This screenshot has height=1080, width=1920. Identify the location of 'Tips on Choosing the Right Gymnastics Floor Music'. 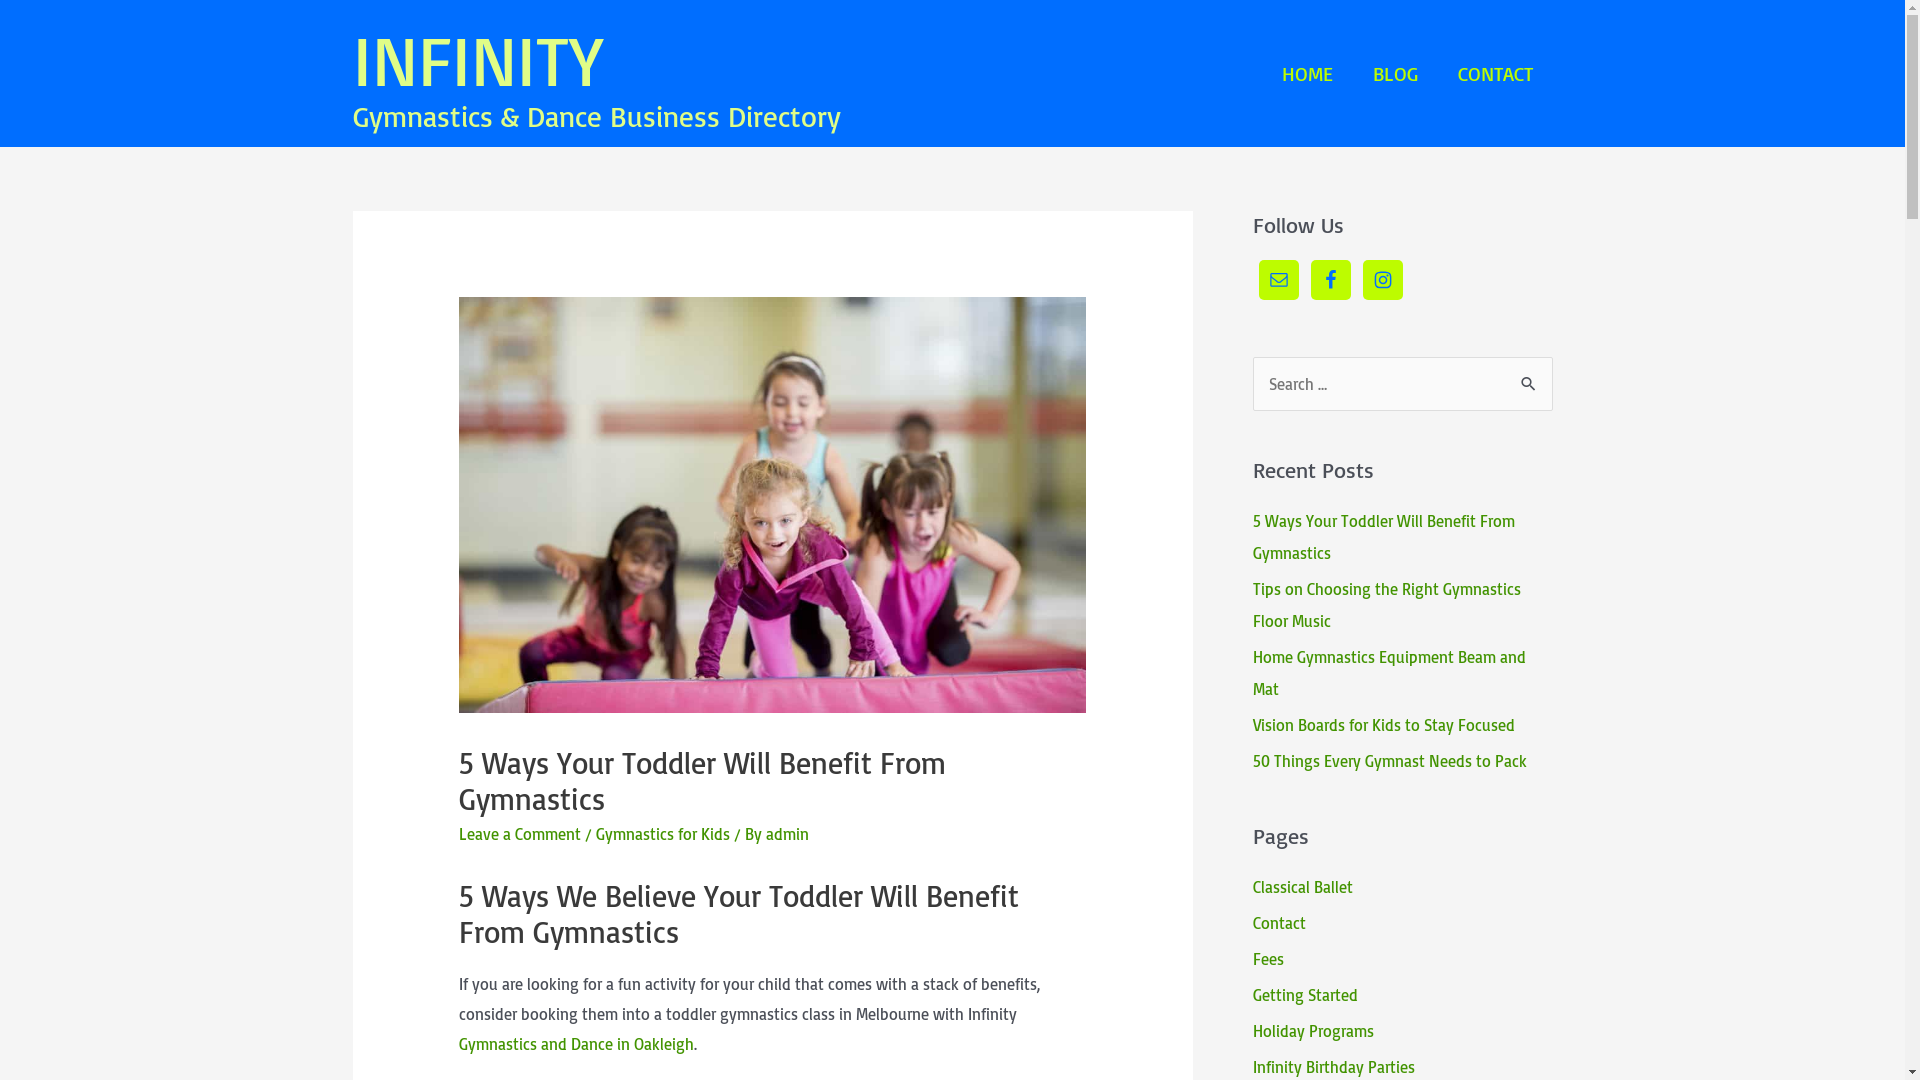
(1385, 604).